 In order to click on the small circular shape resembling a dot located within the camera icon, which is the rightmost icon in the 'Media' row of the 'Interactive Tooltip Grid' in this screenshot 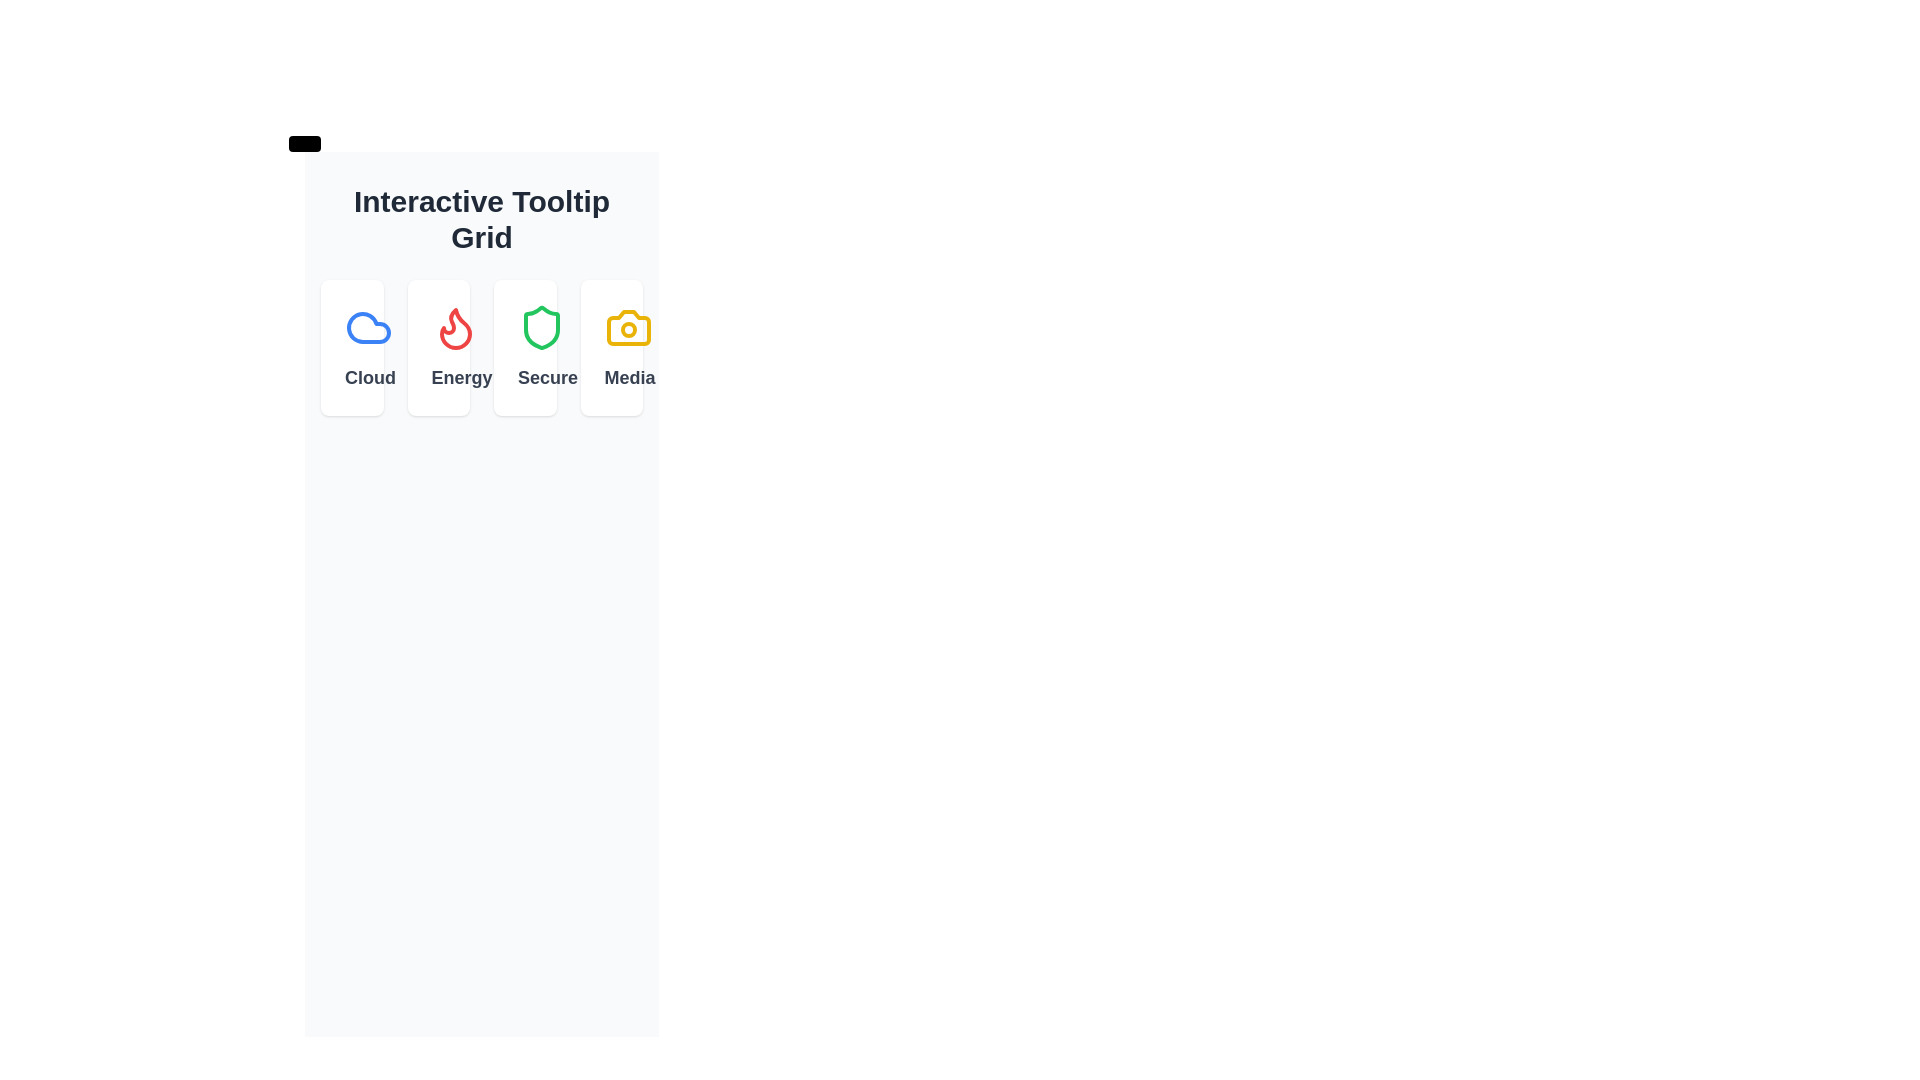, I will do `click(627, 329)`.